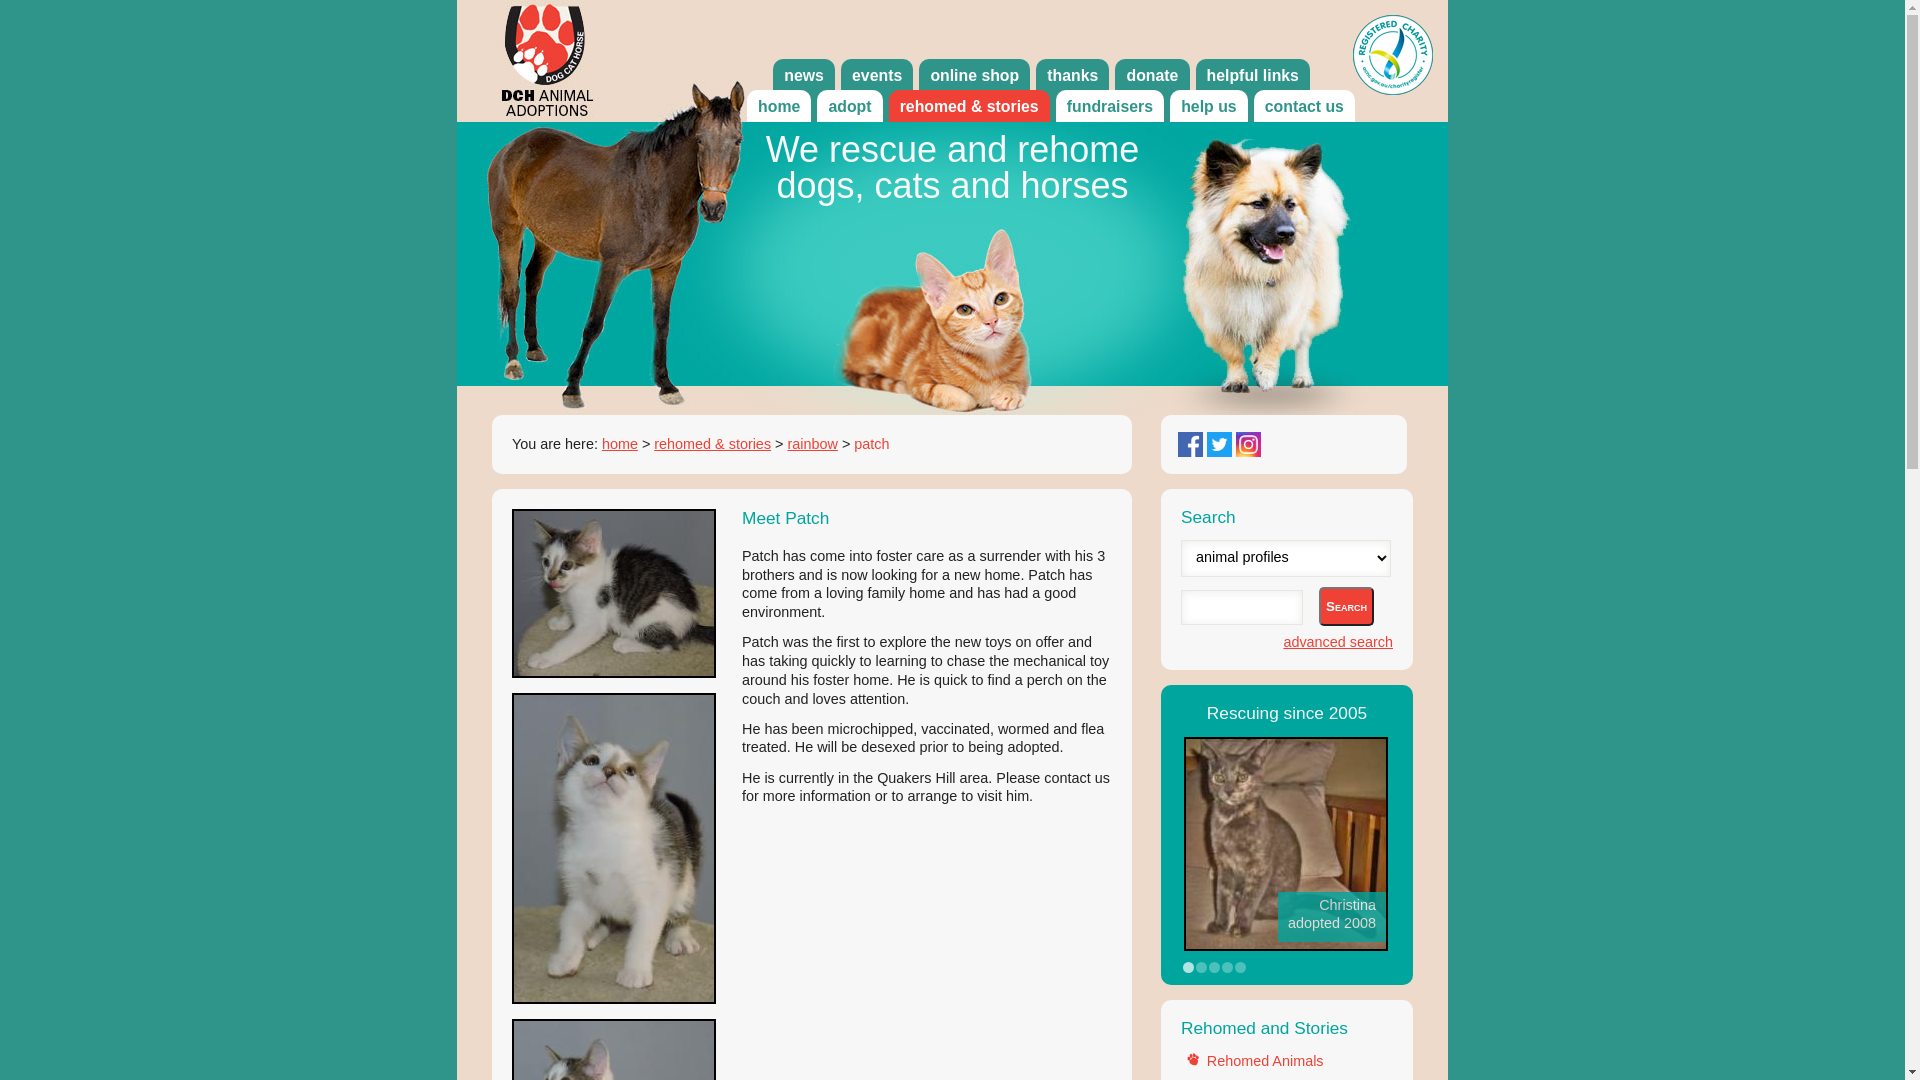 This screenshot has width=1920, height=1080. Describe the element at coordinates (1152, 75) in the screenshot. I see `'donate'` at that location.